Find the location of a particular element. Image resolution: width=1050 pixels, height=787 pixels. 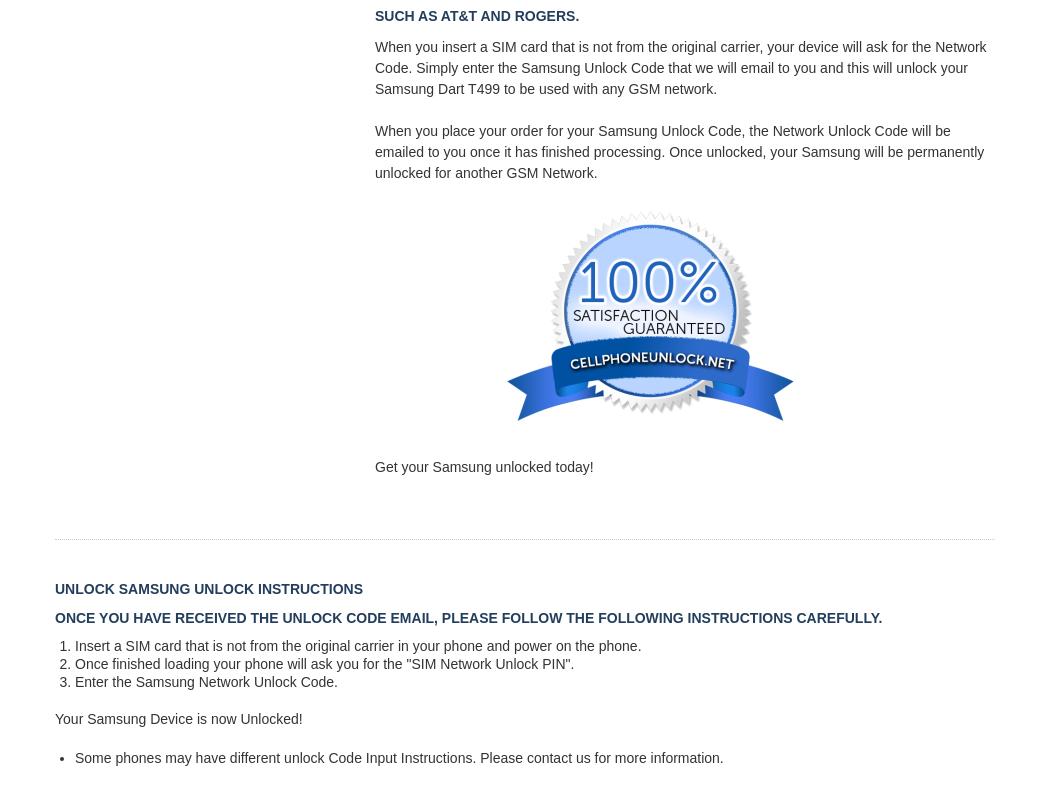

'Enter the Samsung Network Unlock Code.' is located at coordinates (73, 682).